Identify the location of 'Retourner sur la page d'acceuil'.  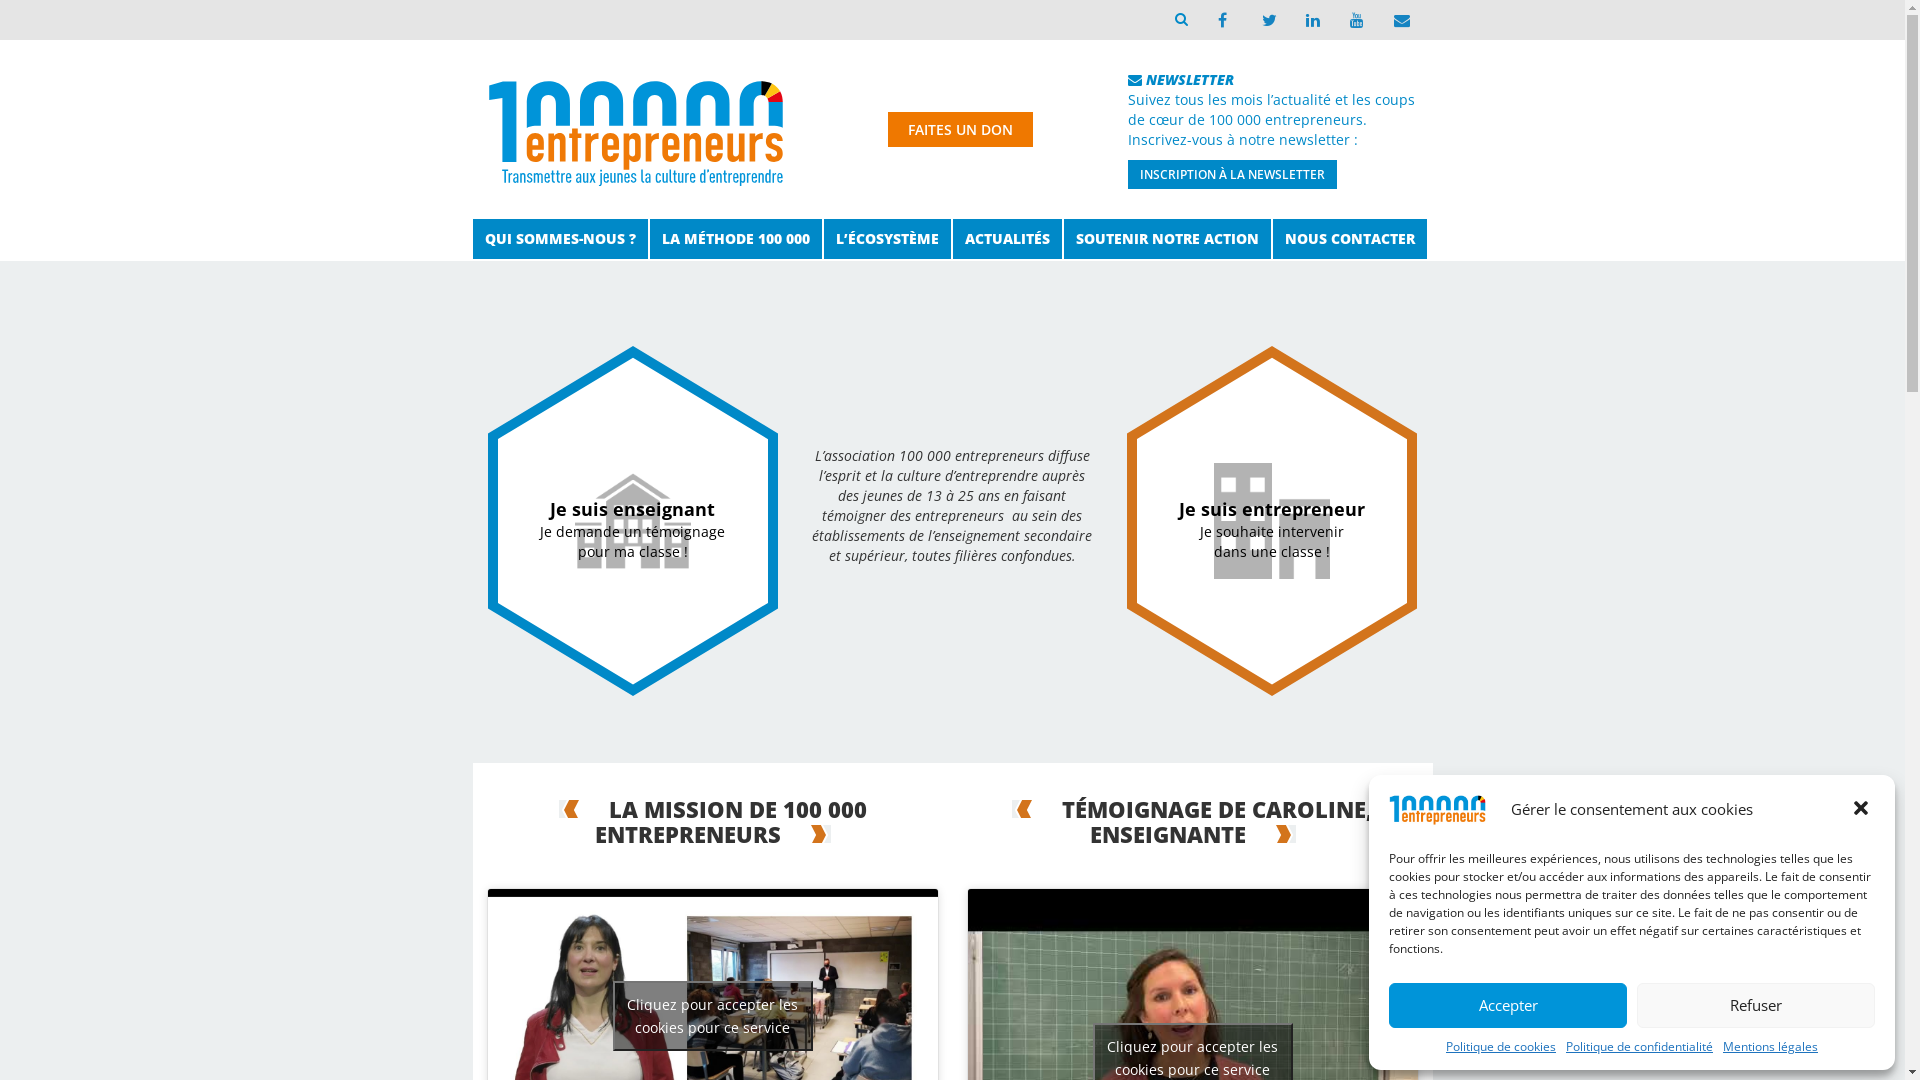
(634, 126).